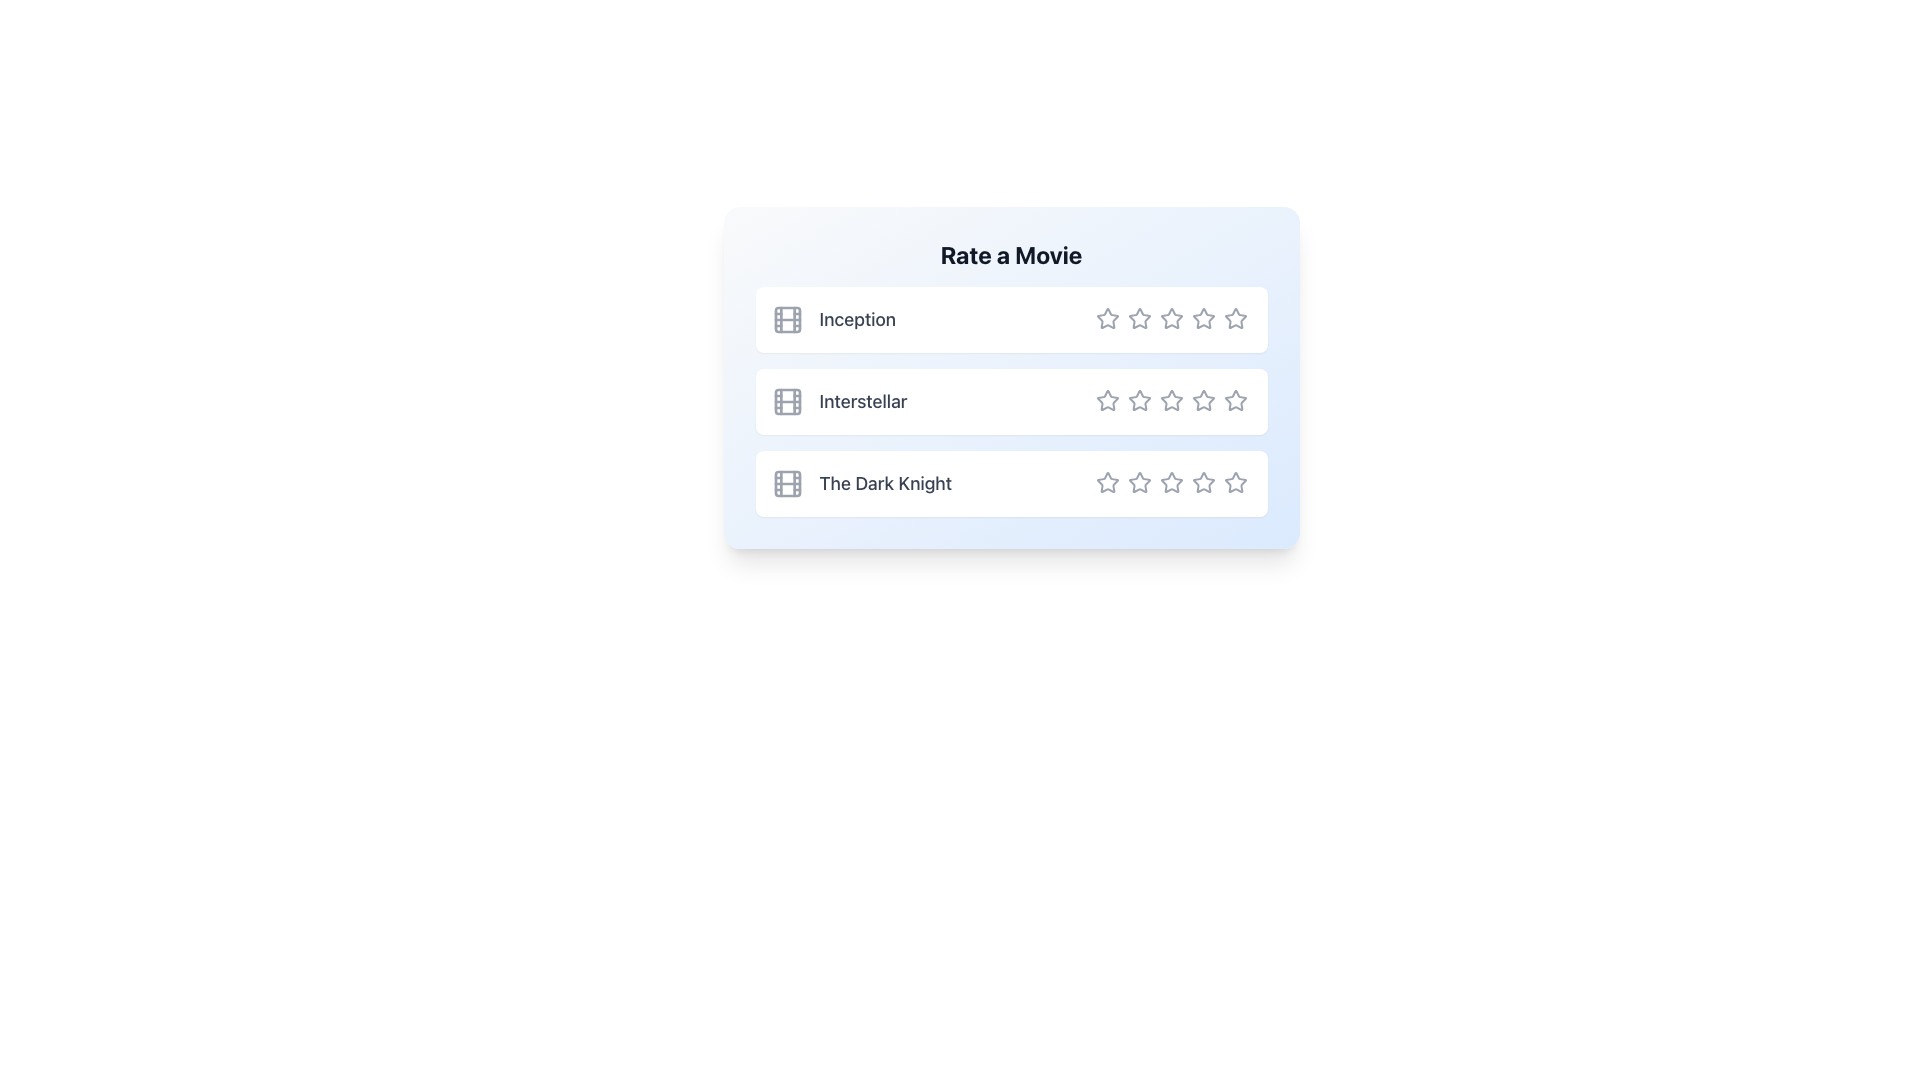 The image size is (1920, 1080). Describe the element at coordinates (833, 319) in the screenshot. I see `text label 'Inception' which is the first row in a vertical list of movie titles, accompanied by a film icon on the left and star icons for rating on the right` at that location.